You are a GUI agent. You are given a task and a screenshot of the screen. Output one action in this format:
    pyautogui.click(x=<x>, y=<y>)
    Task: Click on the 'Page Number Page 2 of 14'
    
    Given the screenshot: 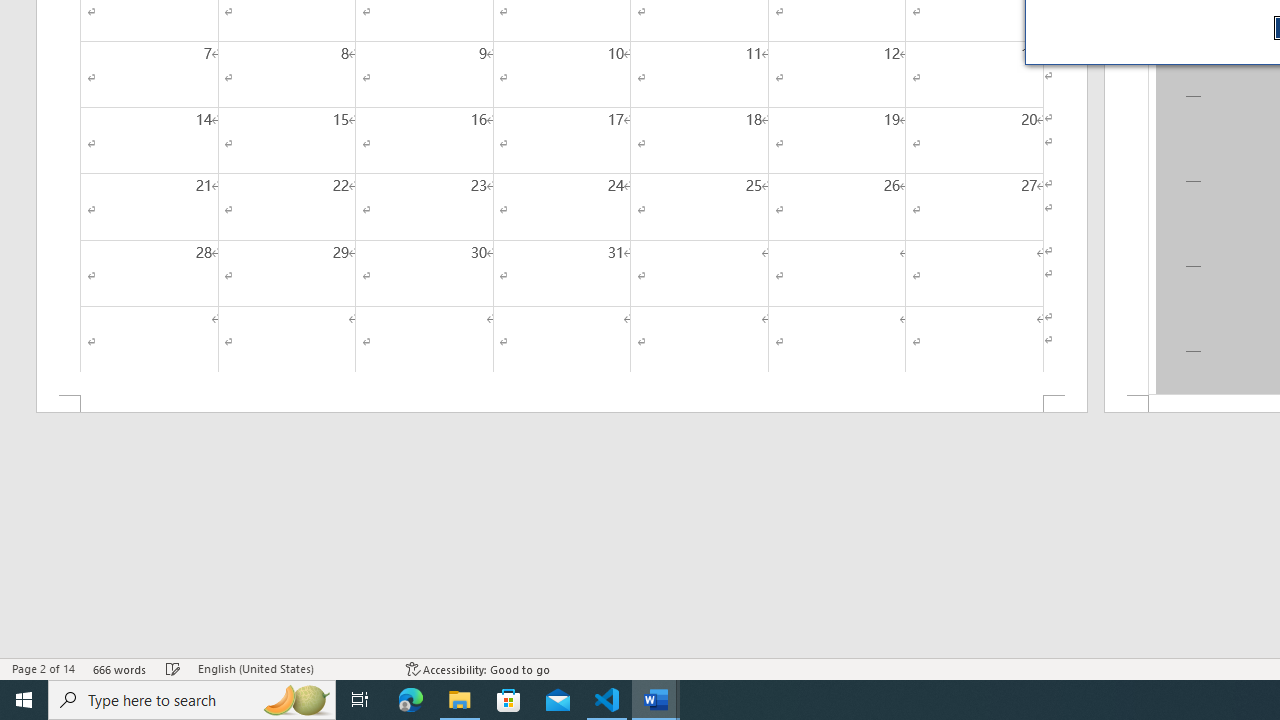 What is the action you would take?
    pyautogui.click(x=43, y=669)
    